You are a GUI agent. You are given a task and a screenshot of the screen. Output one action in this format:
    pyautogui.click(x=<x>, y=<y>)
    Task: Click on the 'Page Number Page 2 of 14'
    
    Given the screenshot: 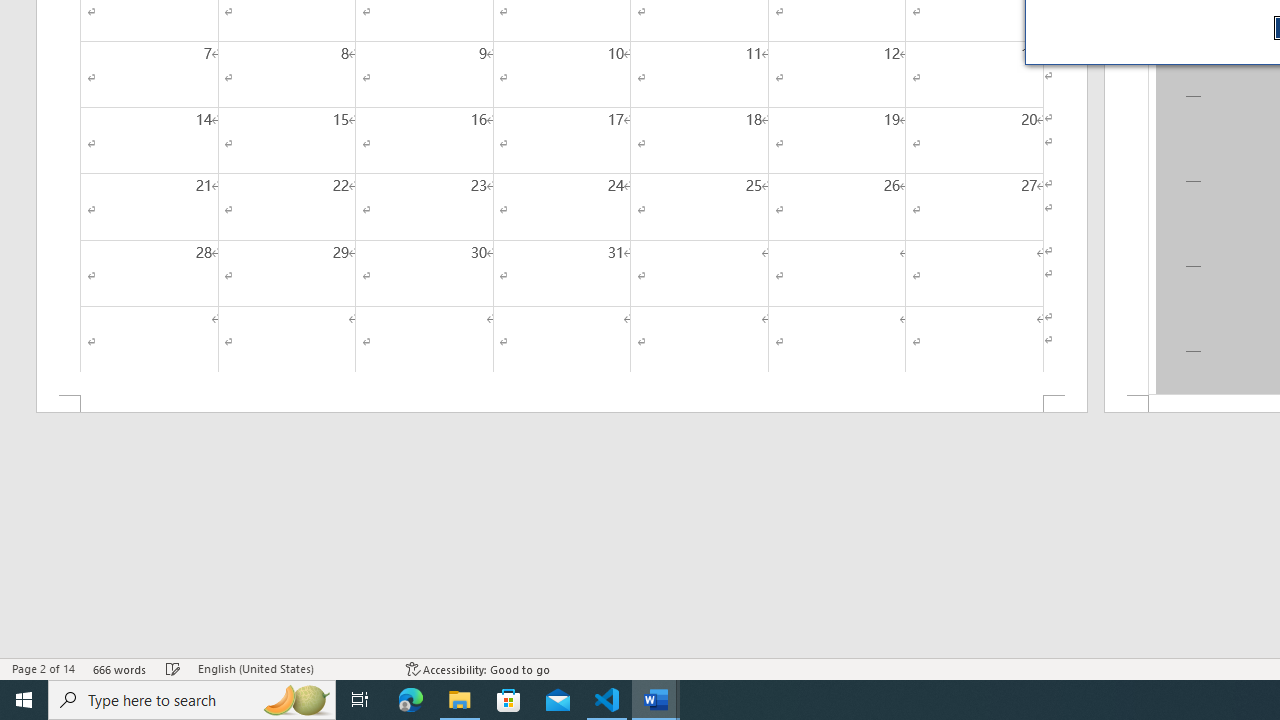 What is the action you would take?
    pyautogui.click(x=43, y=669)
    